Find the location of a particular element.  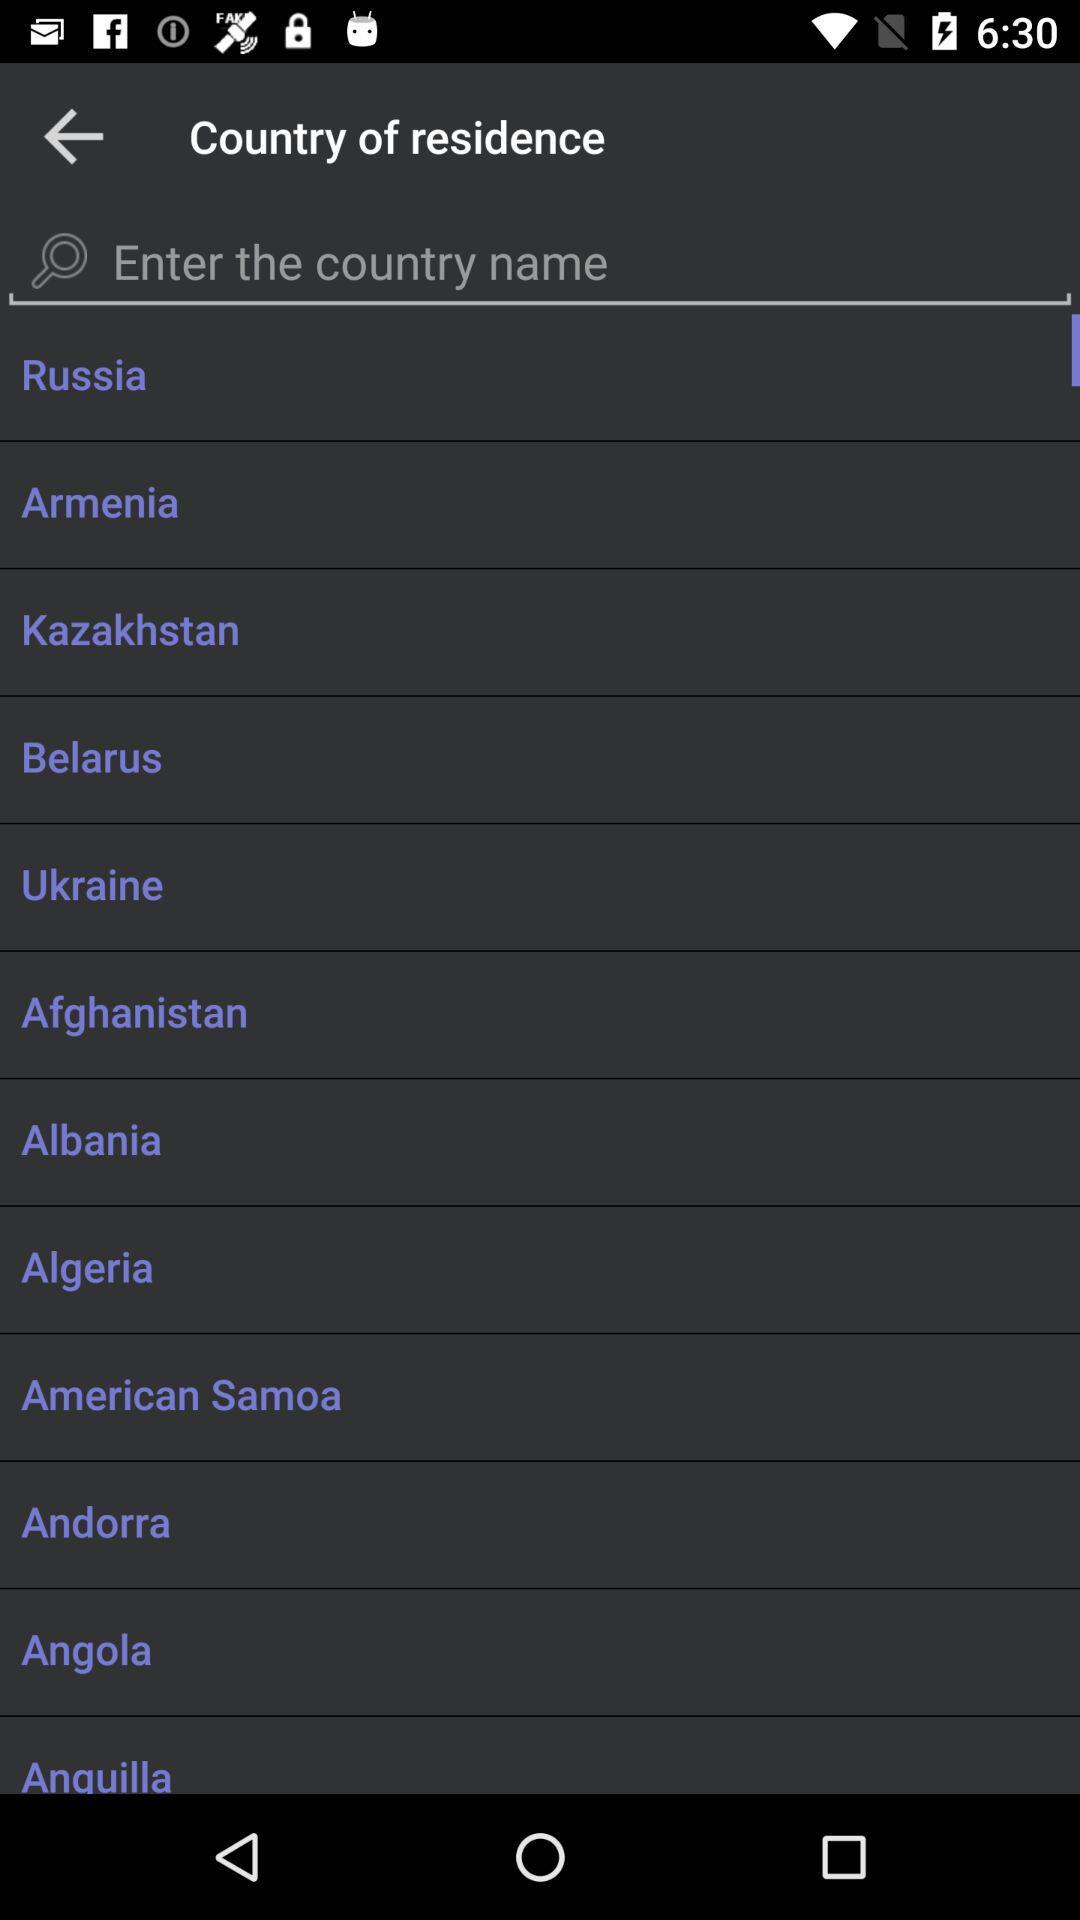

open keyboard to enter country name is located at coordinates (540, 261).